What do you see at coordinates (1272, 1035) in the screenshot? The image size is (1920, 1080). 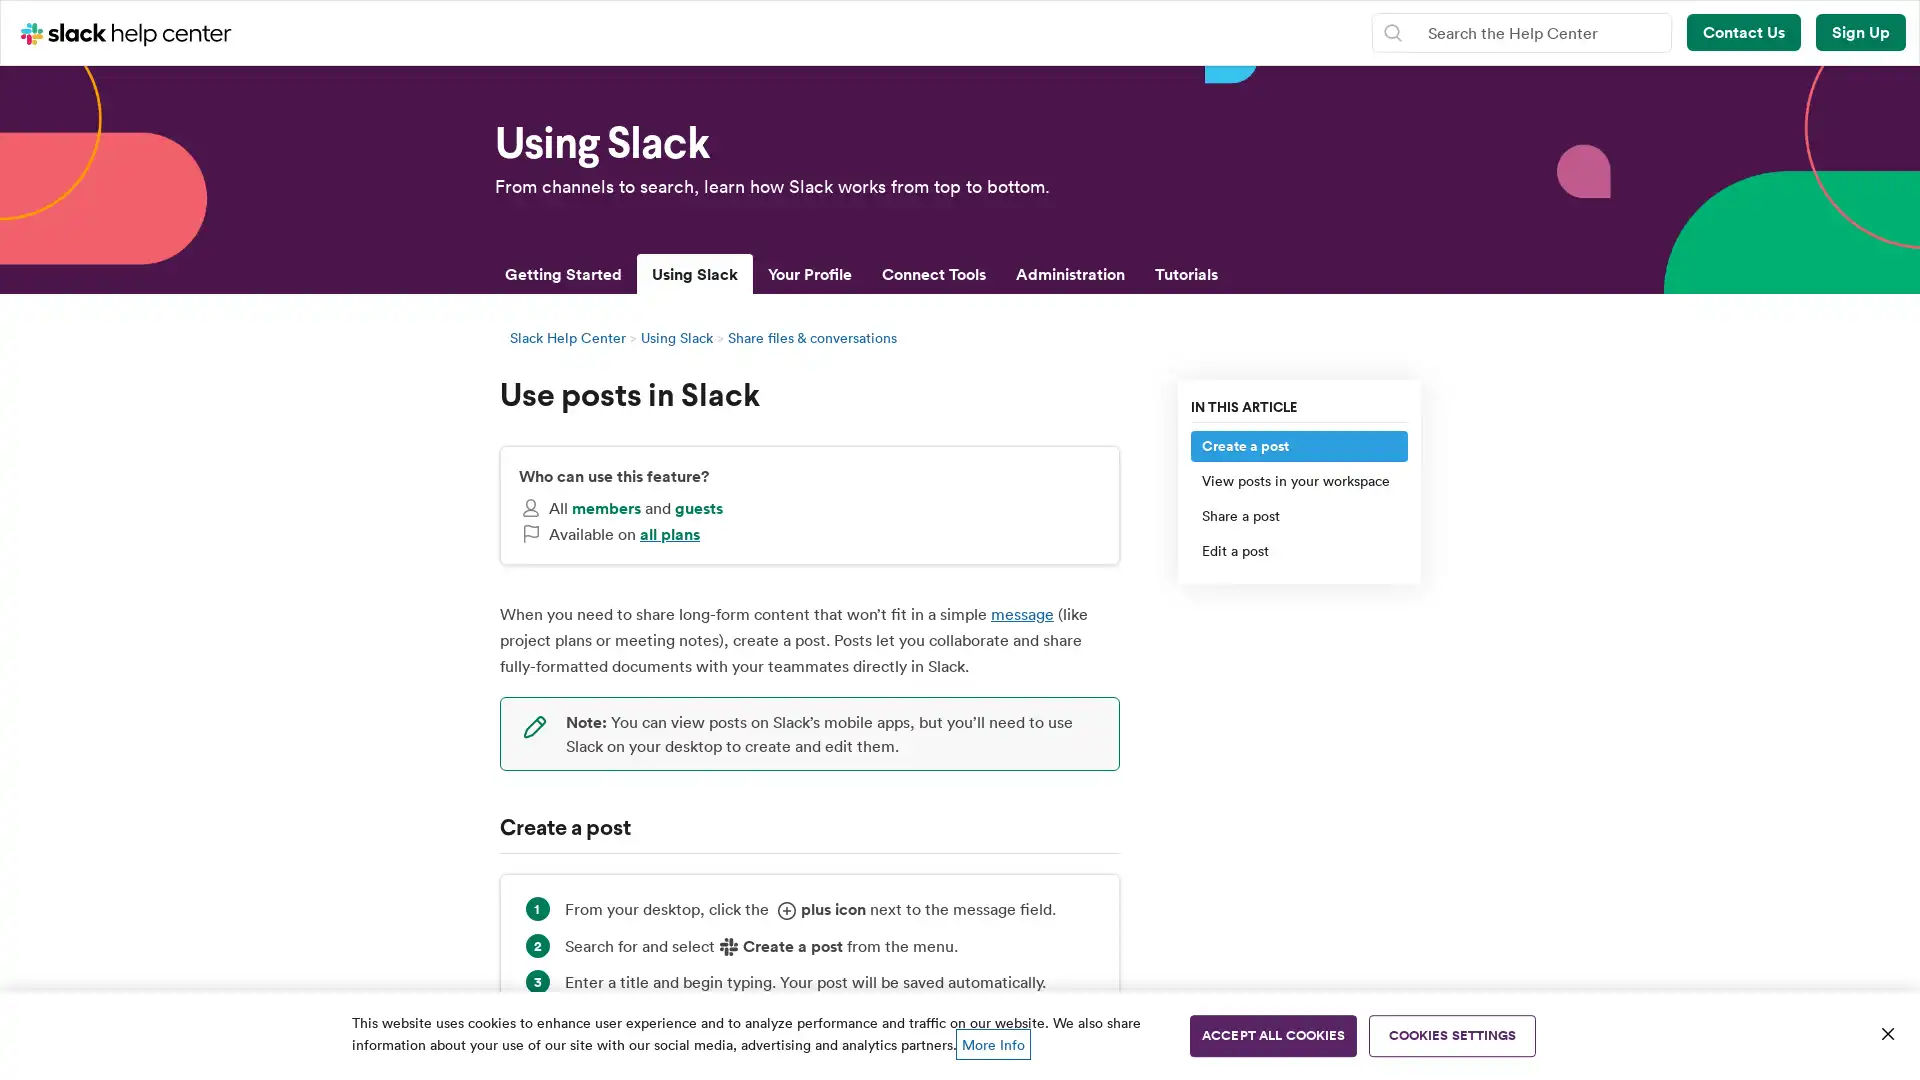 I see `ACCEPT ALL COOKIES` at bounding box center [1272, 1035].